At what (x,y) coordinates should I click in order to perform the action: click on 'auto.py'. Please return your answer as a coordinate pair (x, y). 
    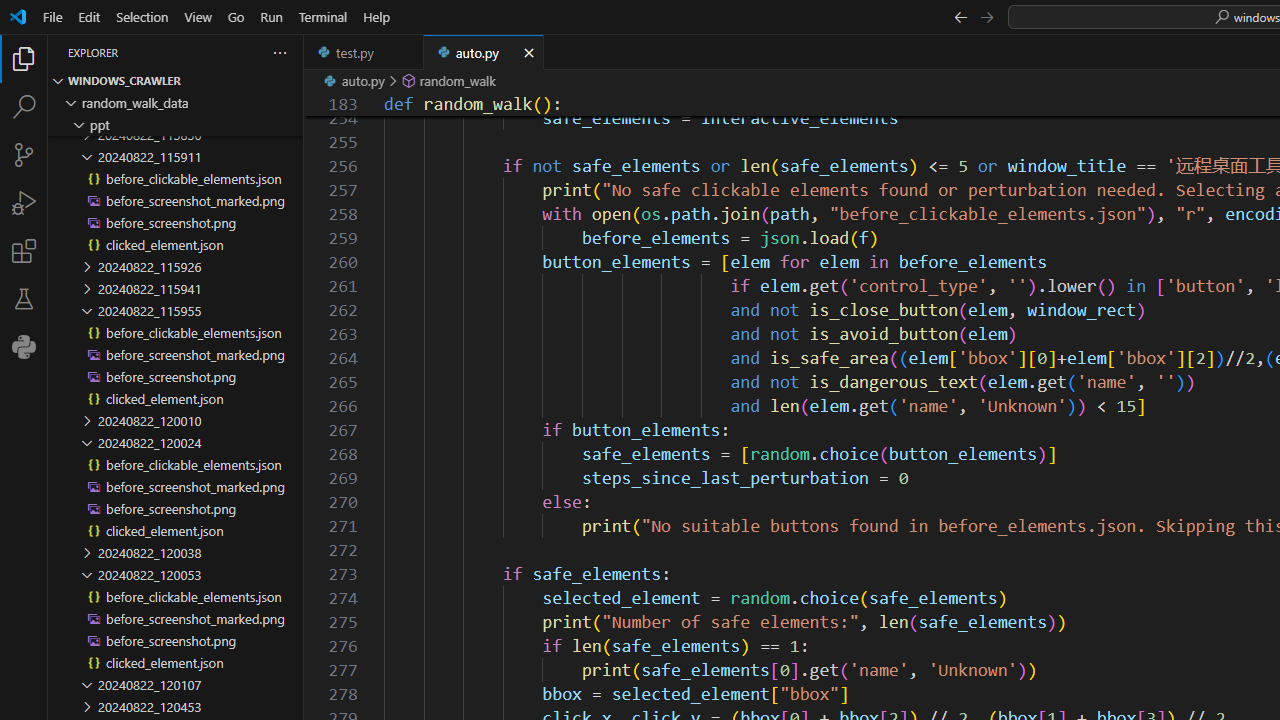
    Looking at the image, I should click on (483, 51).